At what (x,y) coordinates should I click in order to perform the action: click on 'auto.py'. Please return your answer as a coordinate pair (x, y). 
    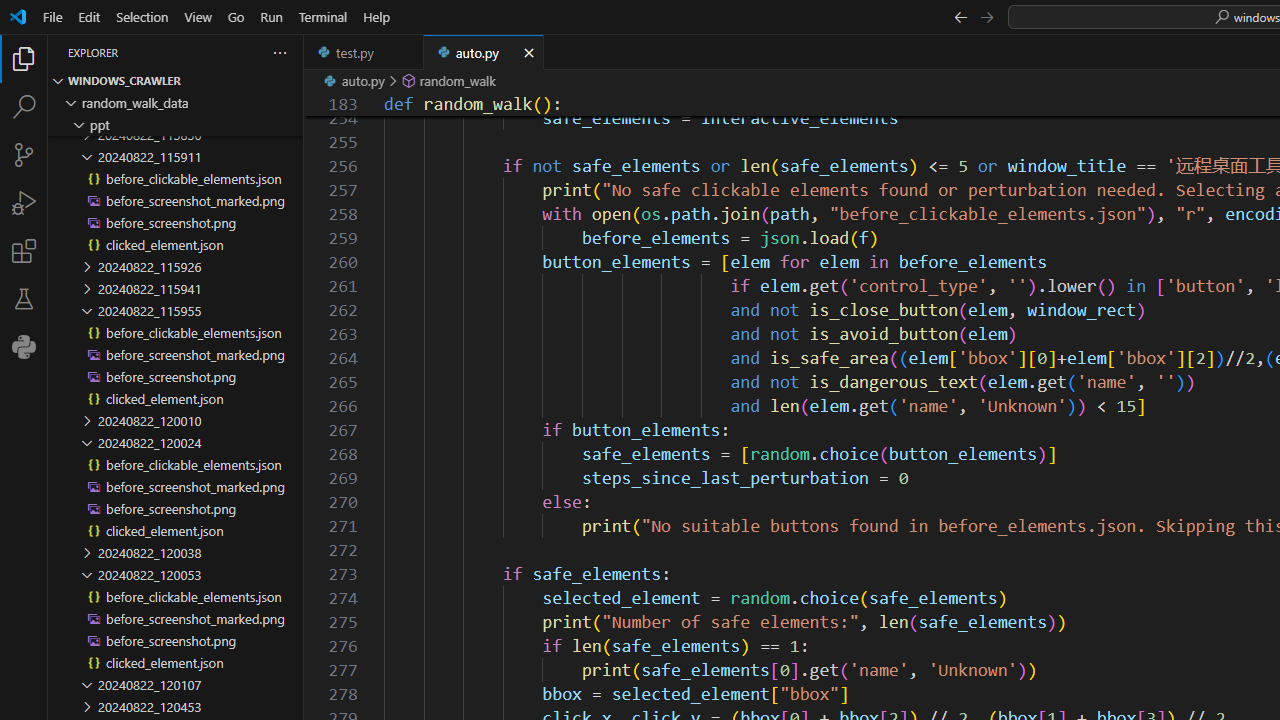
    Looking at the image, I should click on (483, 51).